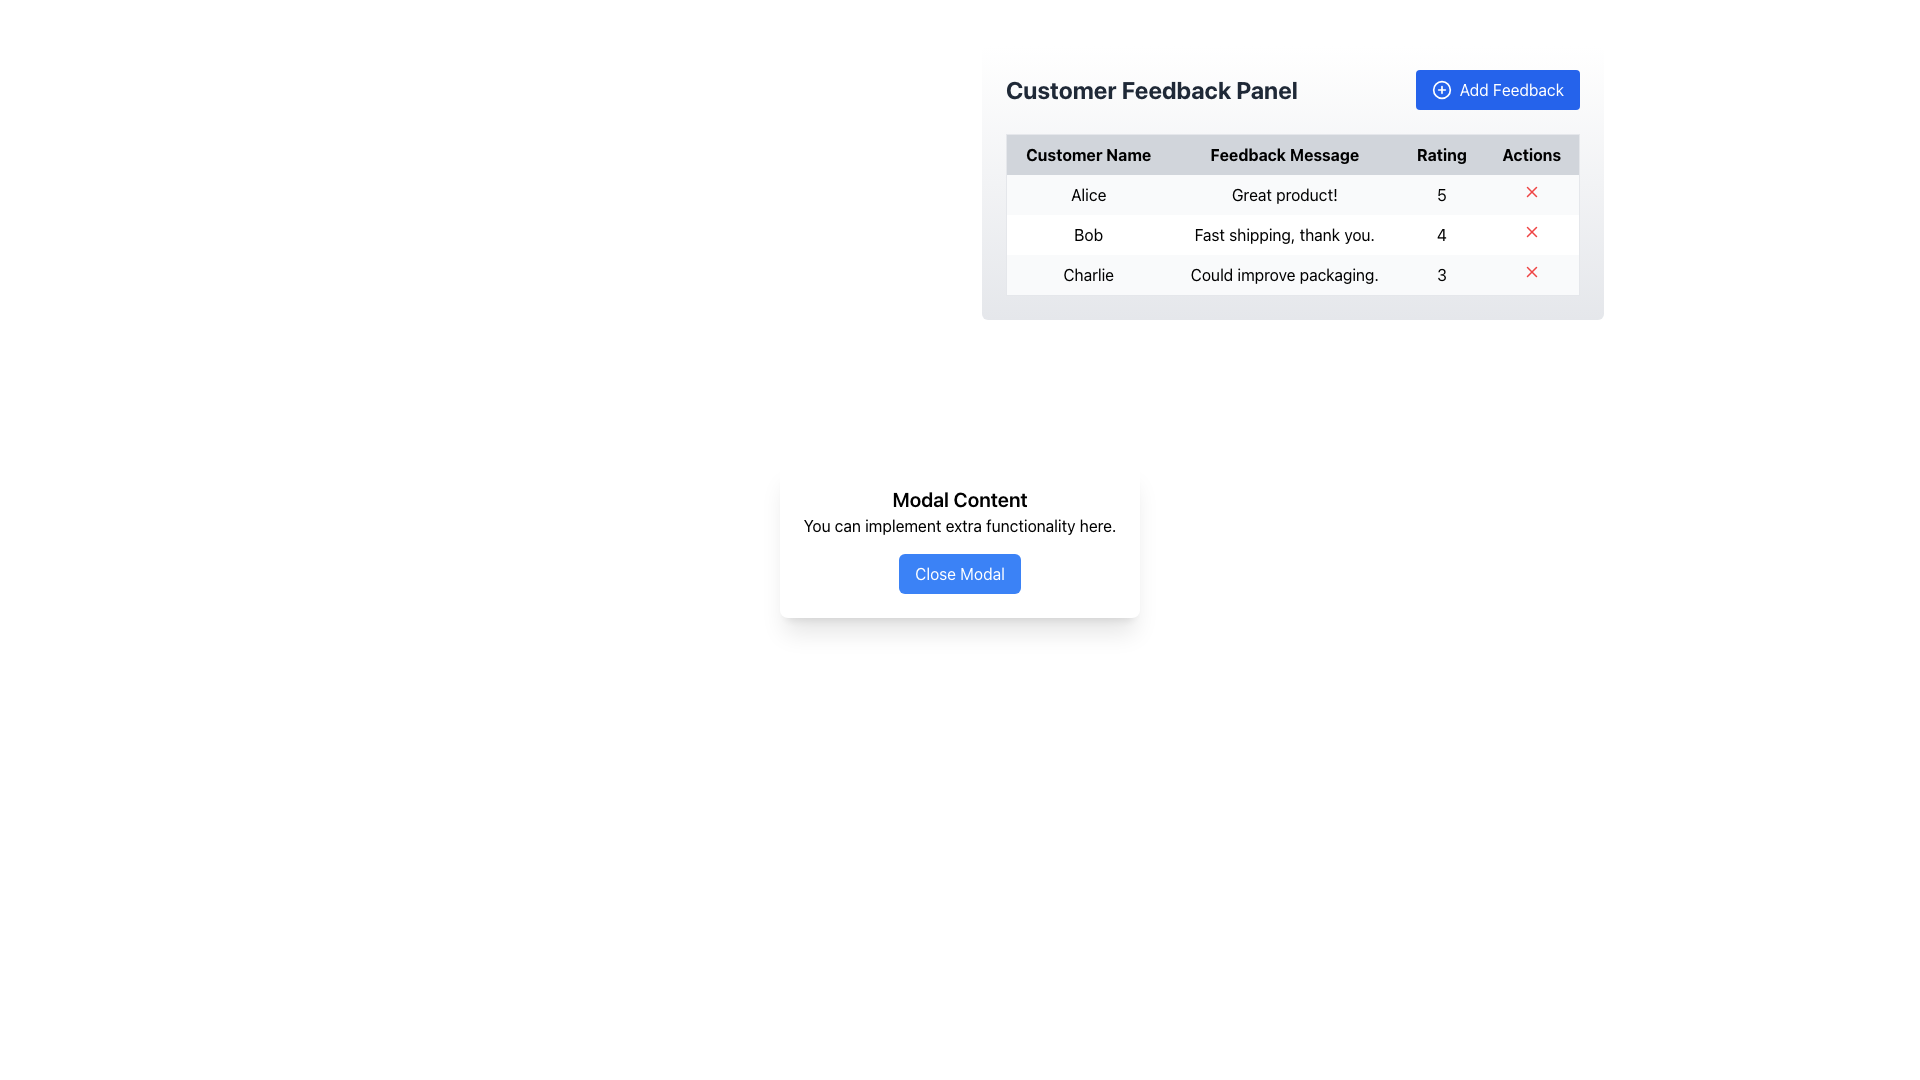  Describe the element at coordinates (1292, 175) in the screenshot. I see `the 'Customer Feedback Panel' table to select a specific feedback entry` at that location.